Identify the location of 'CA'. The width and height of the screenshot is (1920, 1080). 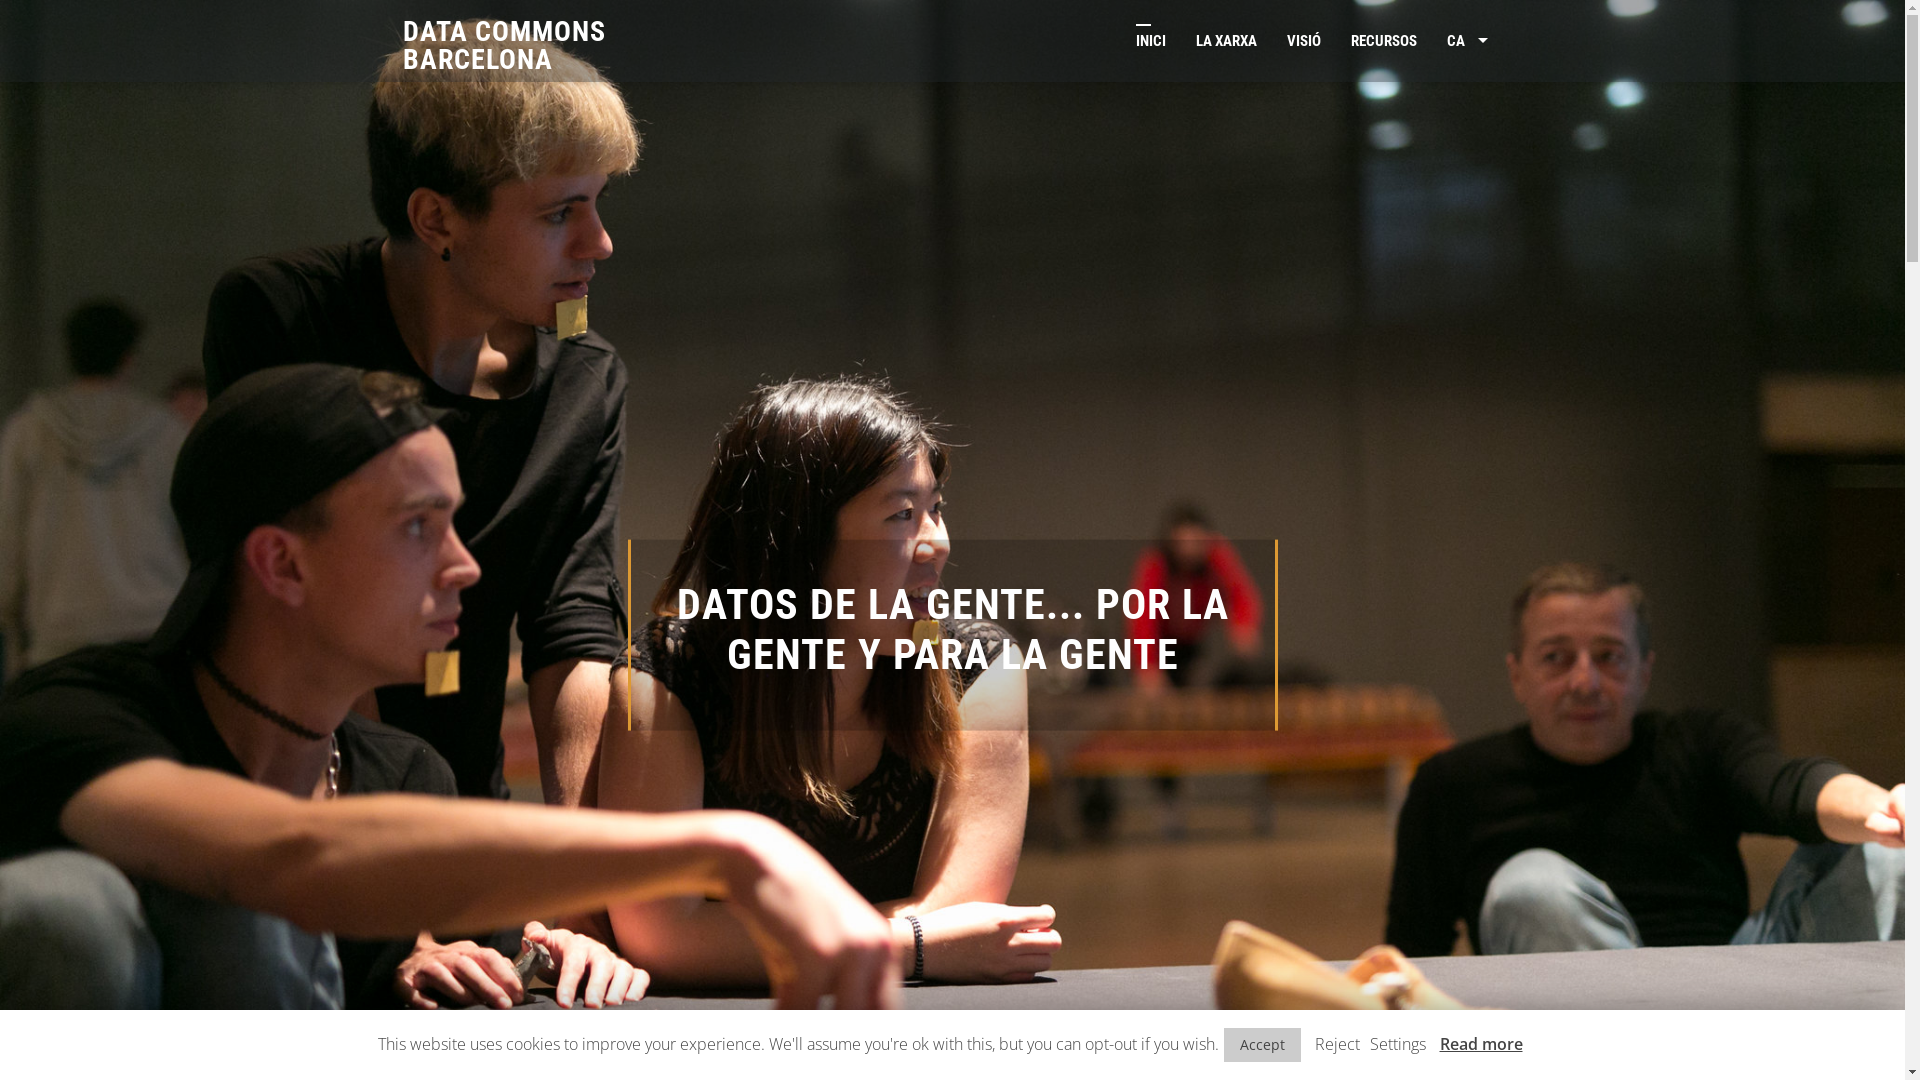
(1467, 41).